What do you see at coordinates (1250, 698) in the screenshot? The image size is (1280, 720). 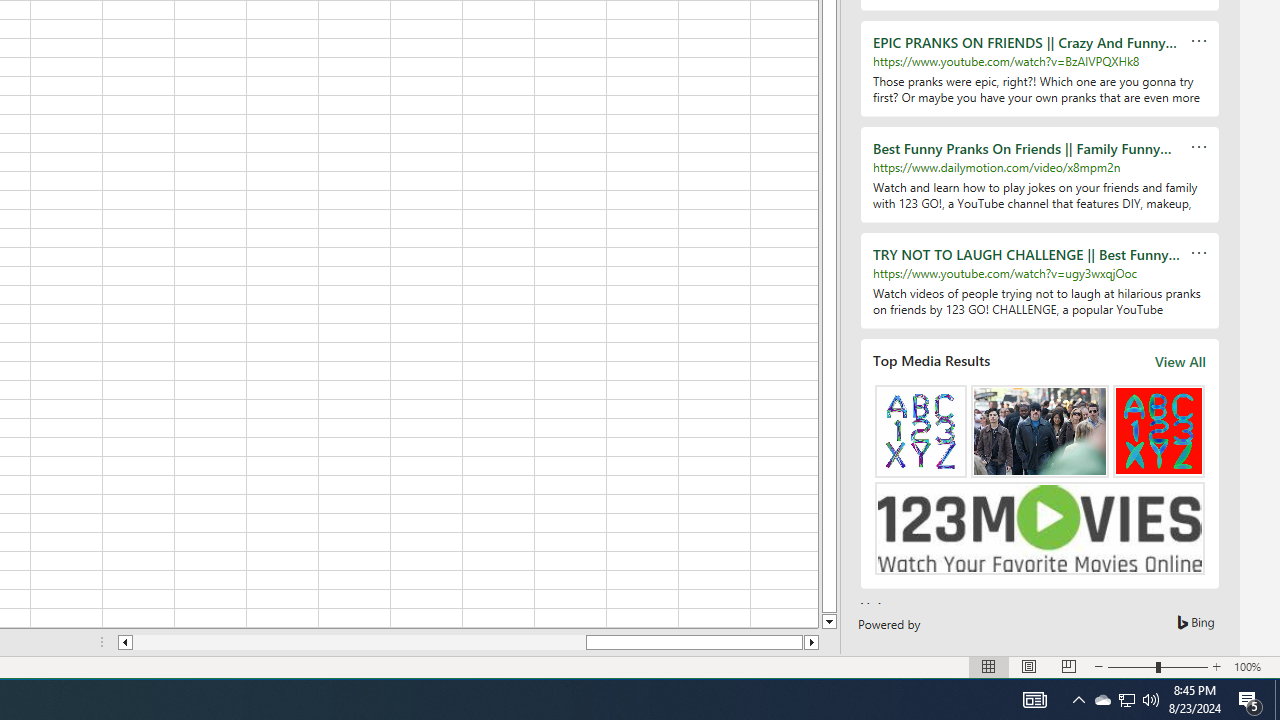 I see `'Action Center, 5 new notifications'` at bounding box center [1250, 698].